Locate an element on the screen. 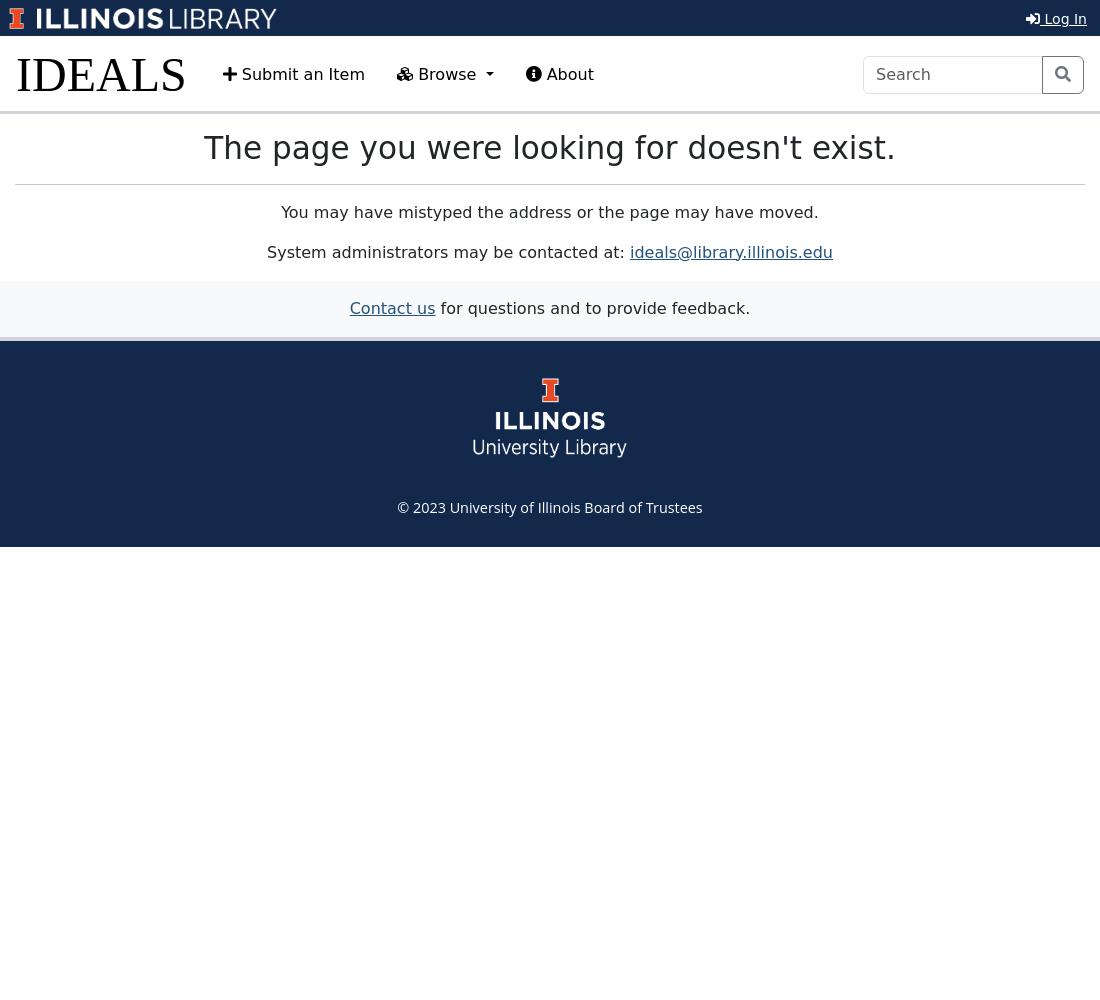 Image resolution: width=1100 pixels, height=1000 pixels. 'You may have mistyped the address or the page may have moved.' is located at coordinates (549, 210).